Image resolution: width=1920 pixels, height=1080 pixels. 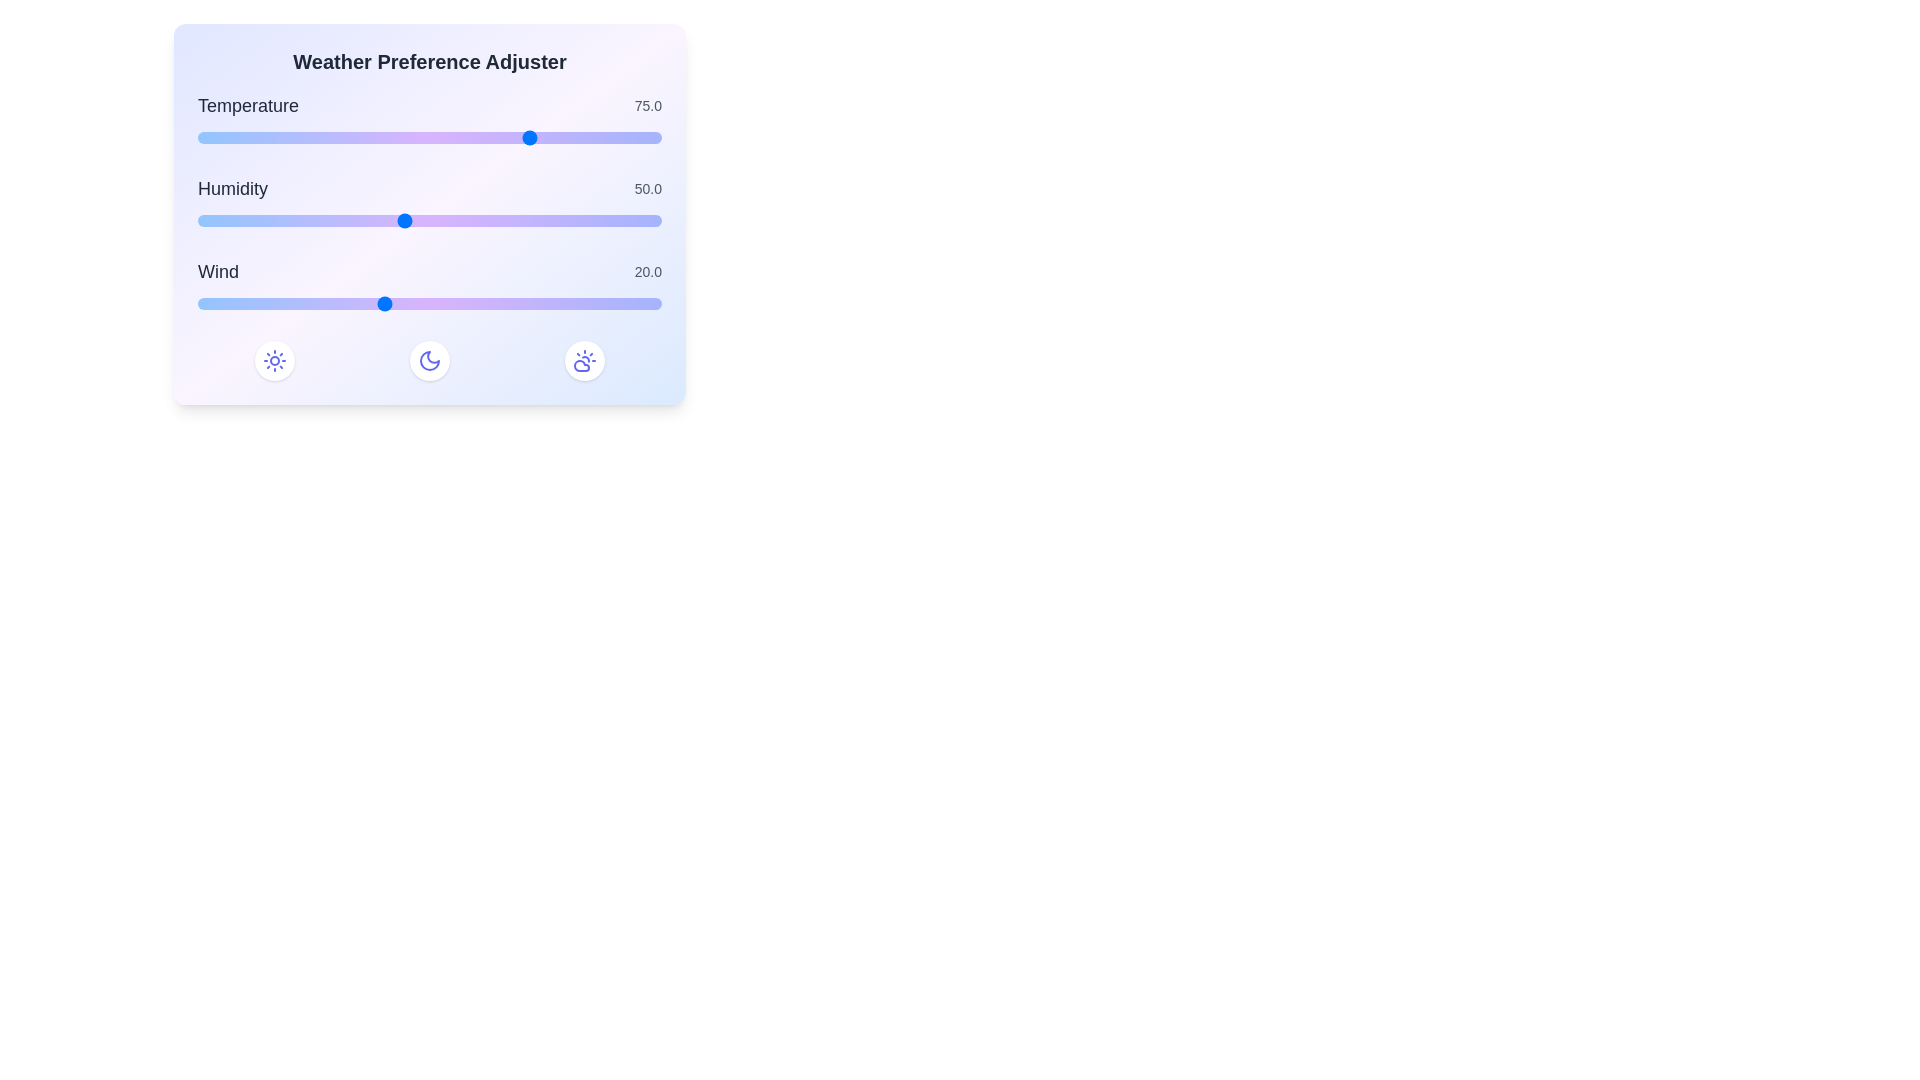 What do you see at coordinates (337, 220) in the screenshot?
I see `the humidity value` at bounding box center [337, 220].